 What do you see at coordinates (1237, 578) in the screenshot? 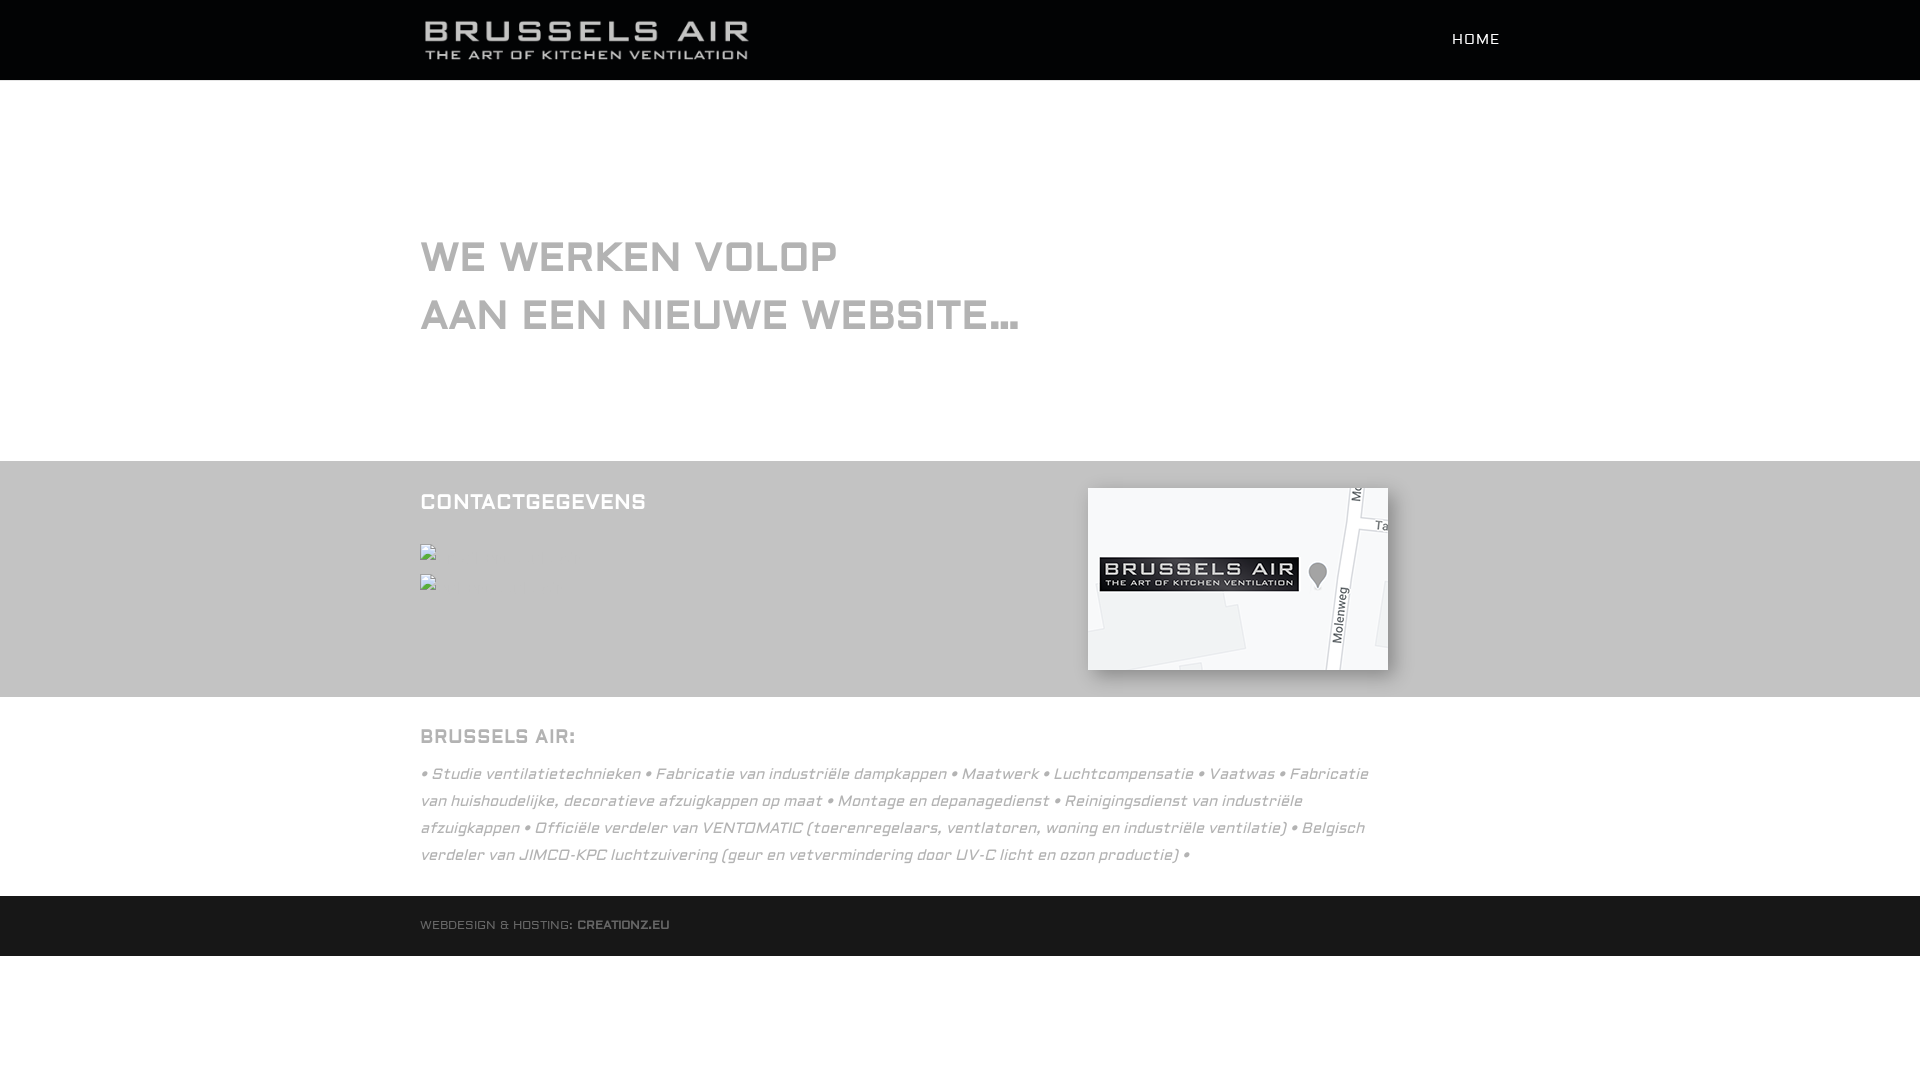
I see `'Brussels Air route'` at bounding box center [1237, 578].